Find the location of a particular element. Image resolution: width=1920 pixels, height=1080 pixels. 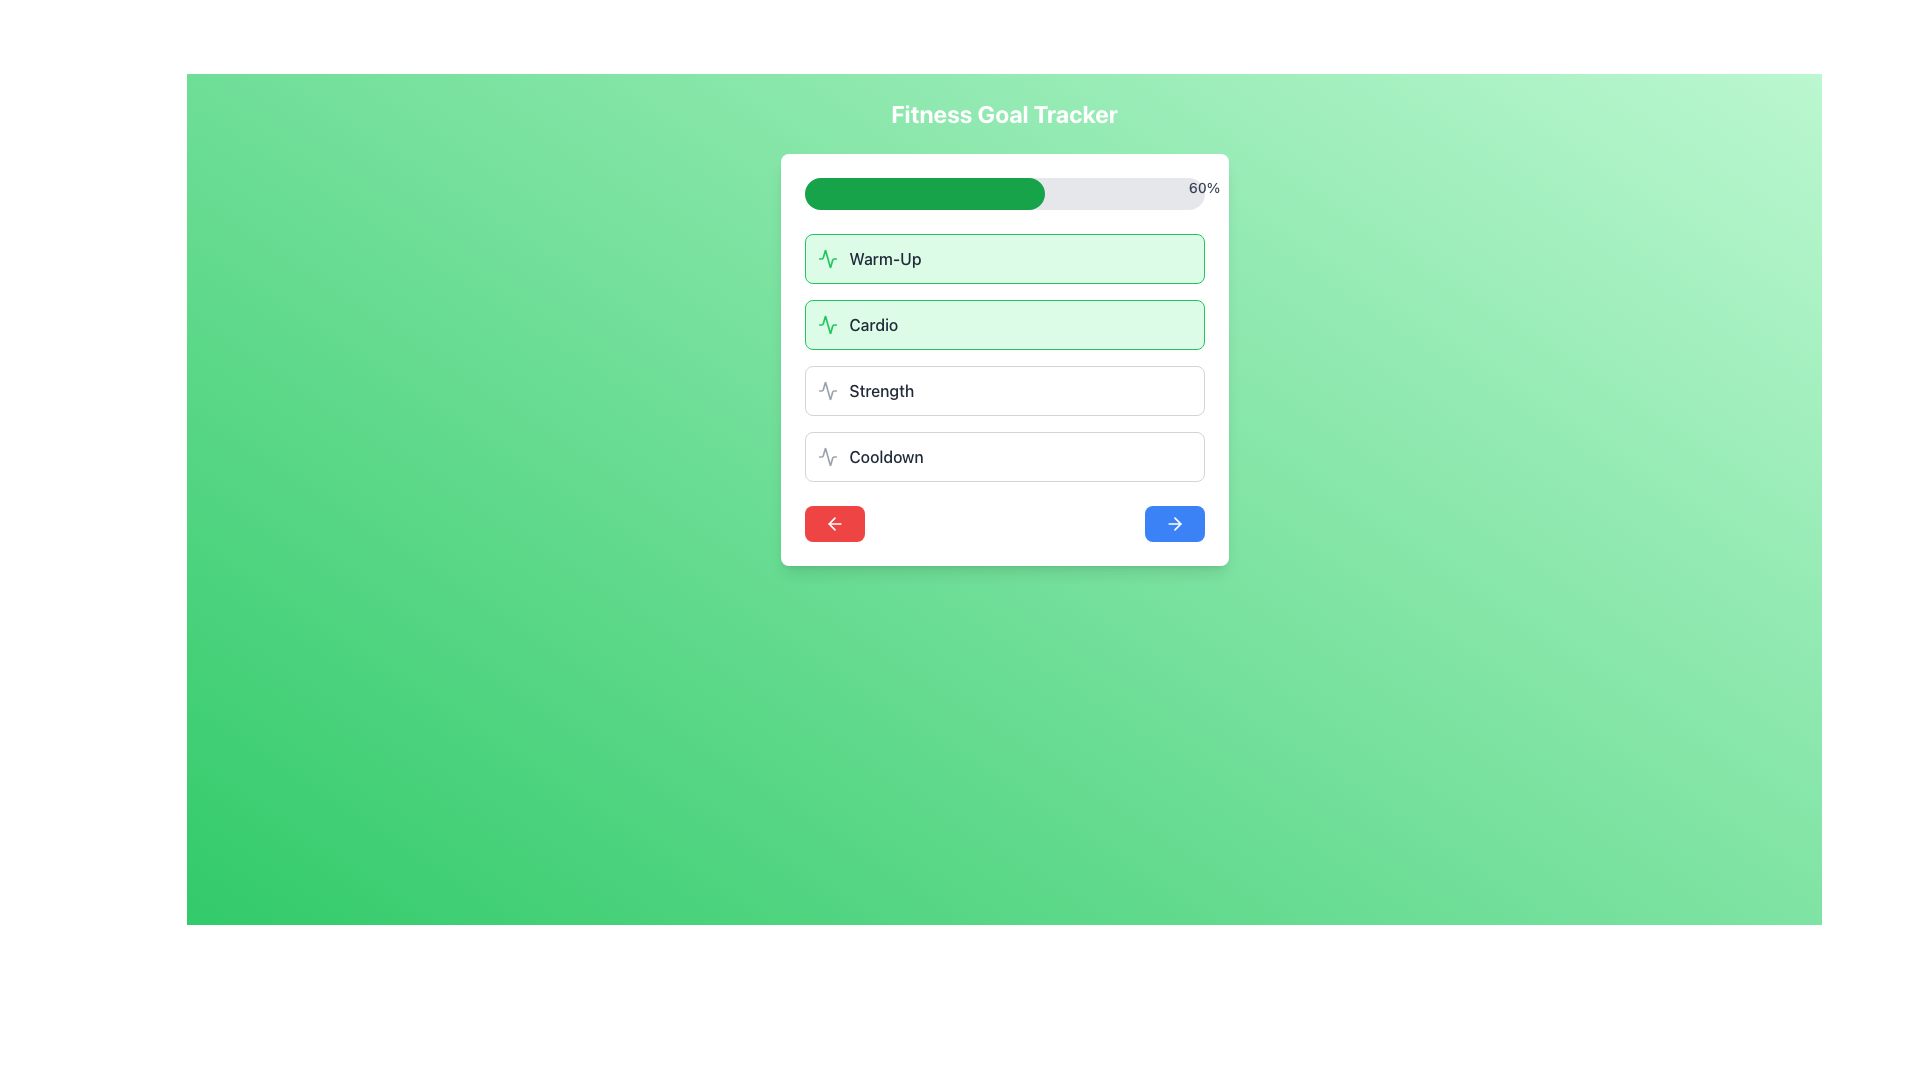

text content of the 'Warm-Up' text label, which is styled in medium-sized dark gray font and is located in the 'Fitness Goal Tracker' section, positioned between an icon and 'Cardio' is located at coordinates (884, 257).